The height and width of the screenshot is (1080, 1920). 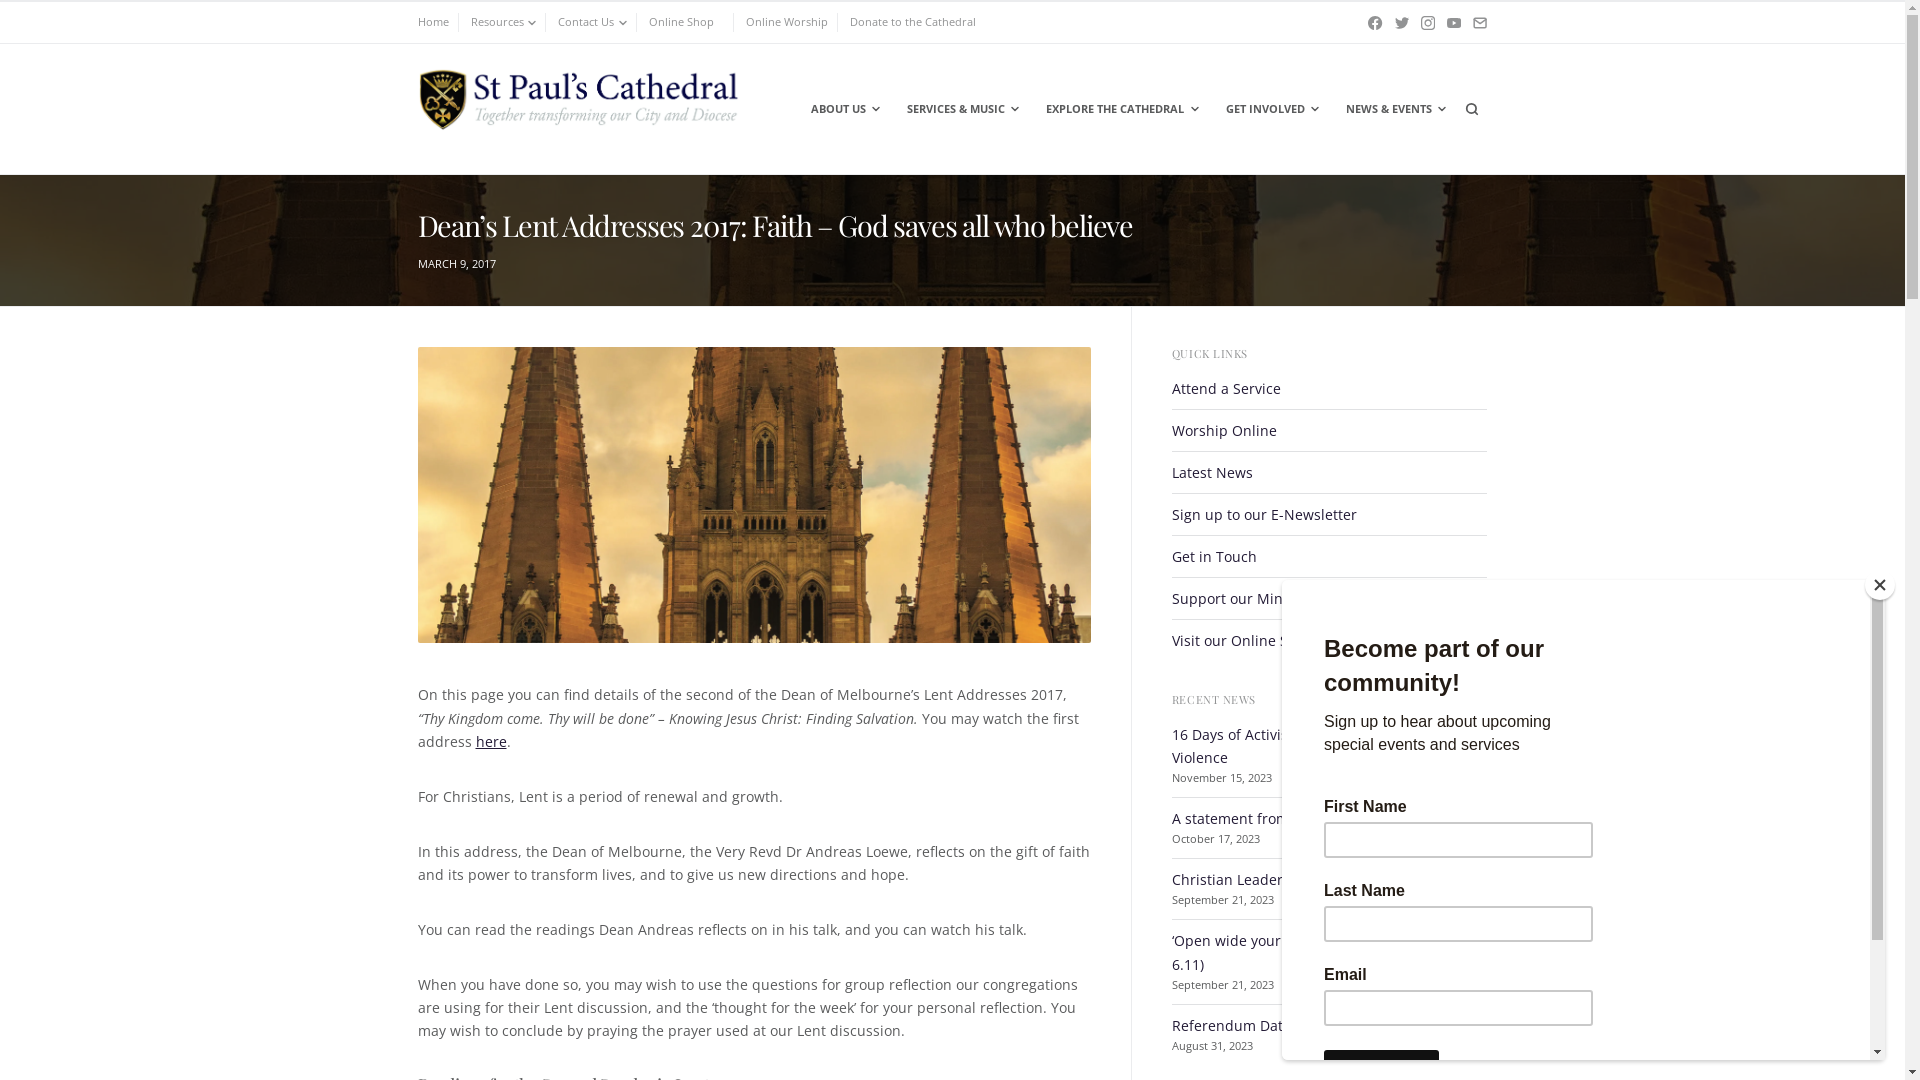 I want to click on 'Youtube', so click(x=1446, y=22).